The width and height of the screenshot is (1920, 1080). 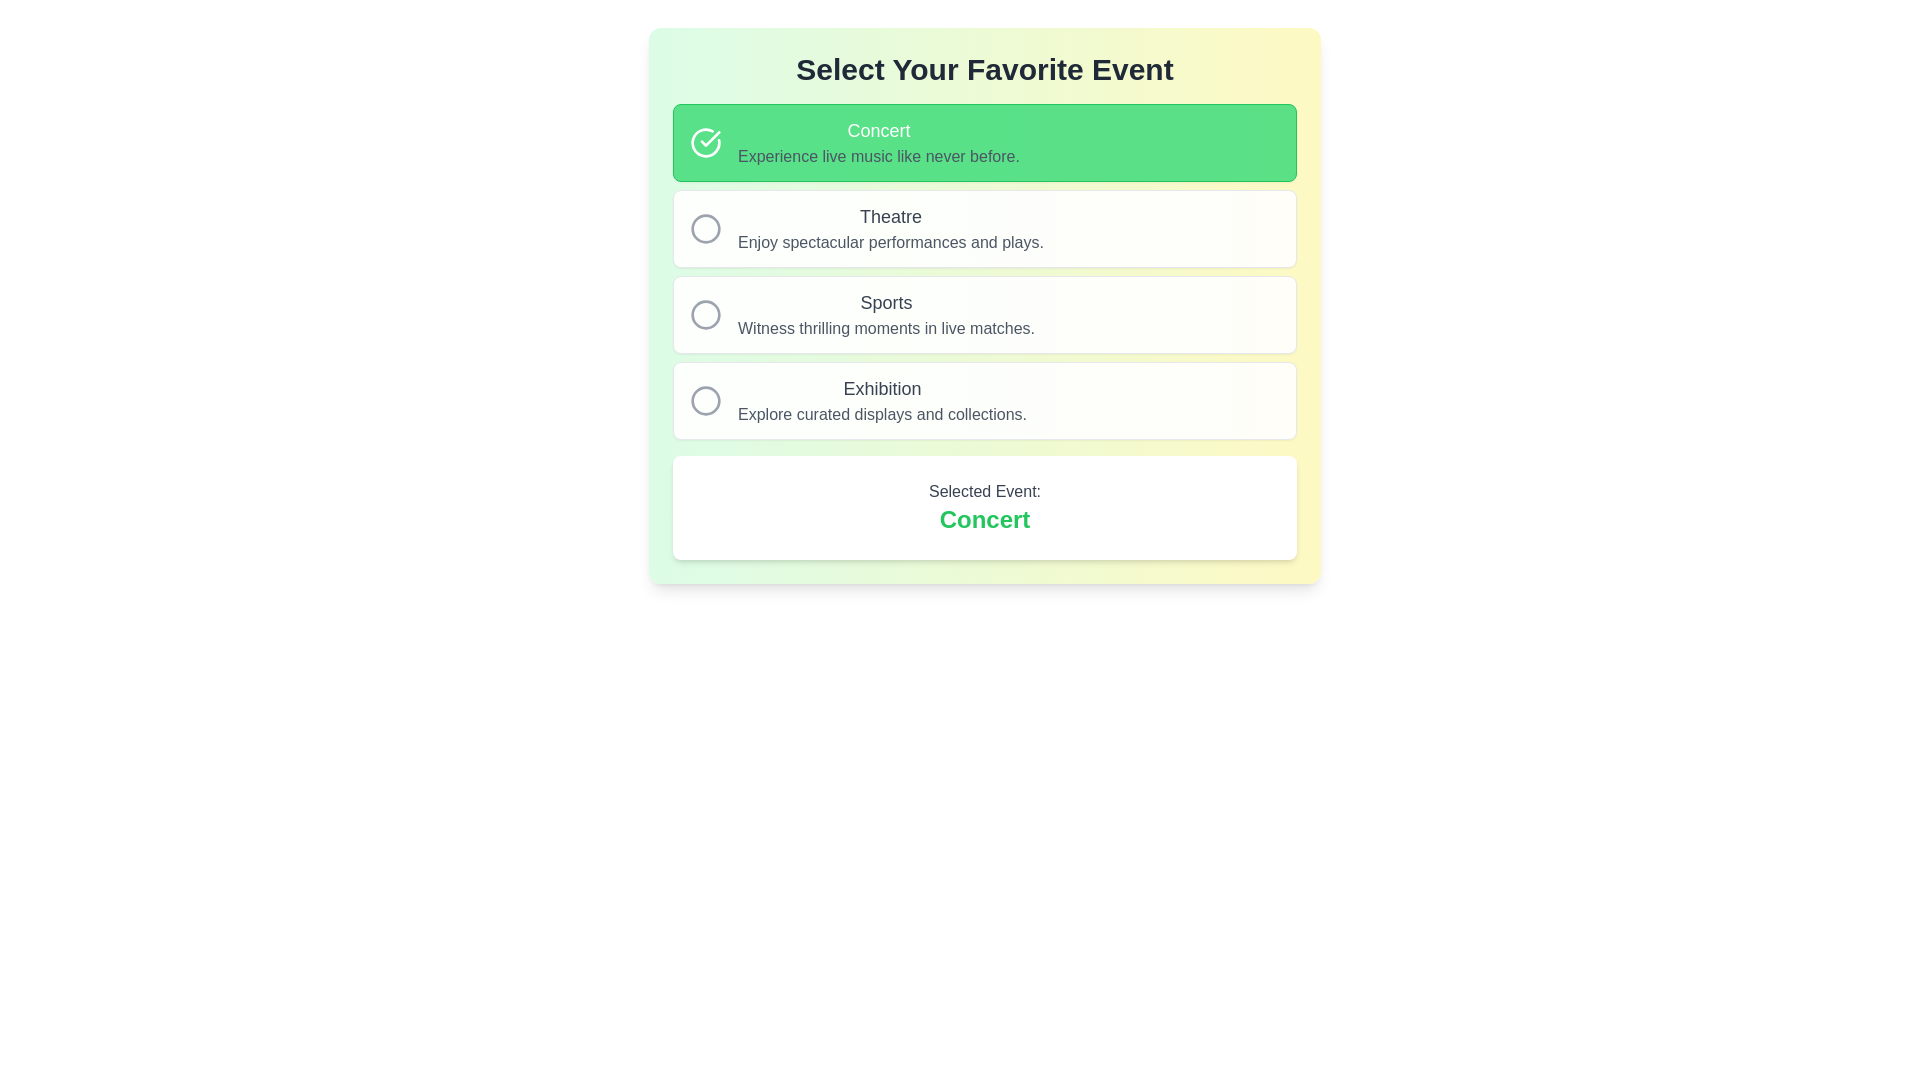 What do you see at coordinates (885, 303) in the screenshot?
I see `the 'Sports' text label which is a bold title located above a description text in a grouped section of event categories` at bounding box center [885, 303].